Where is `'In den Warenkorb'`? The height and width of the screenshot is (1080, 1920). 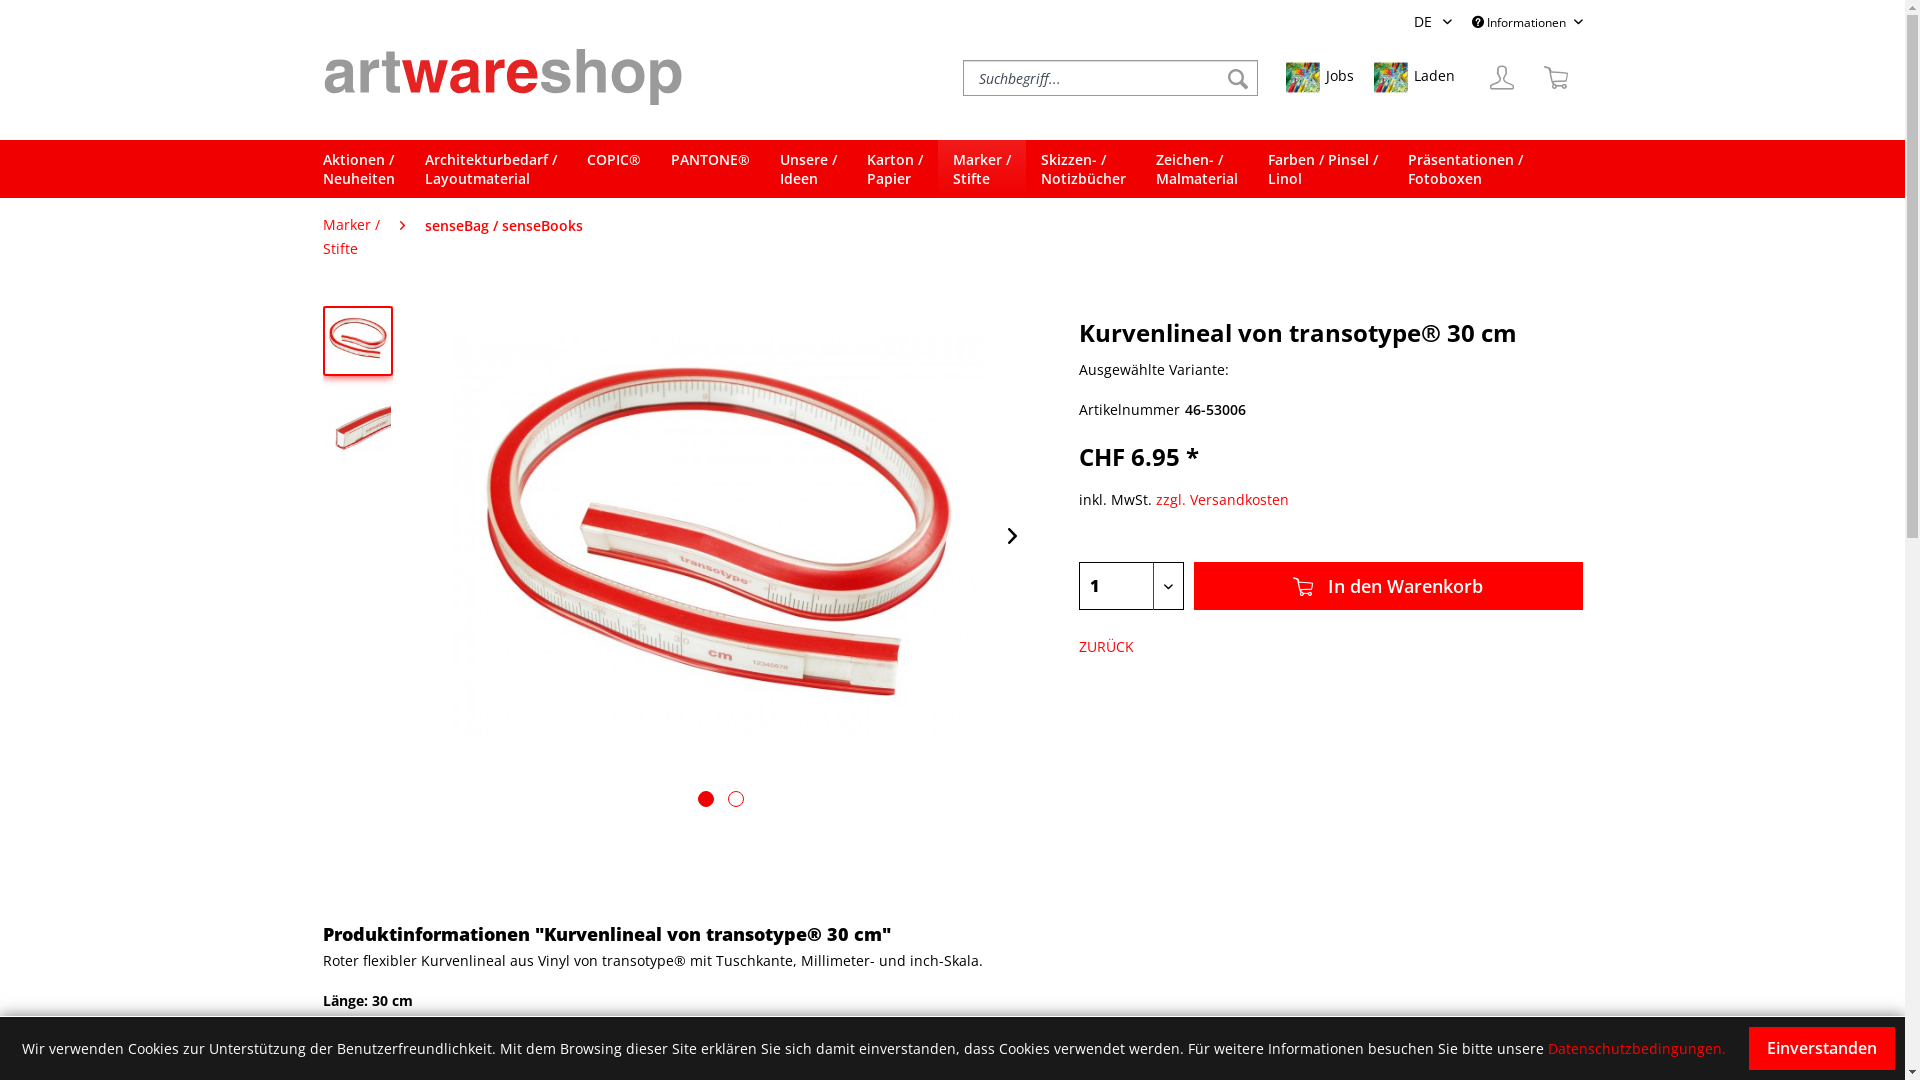 'In den Warenkorb' is located at coordinates (1387, 585).